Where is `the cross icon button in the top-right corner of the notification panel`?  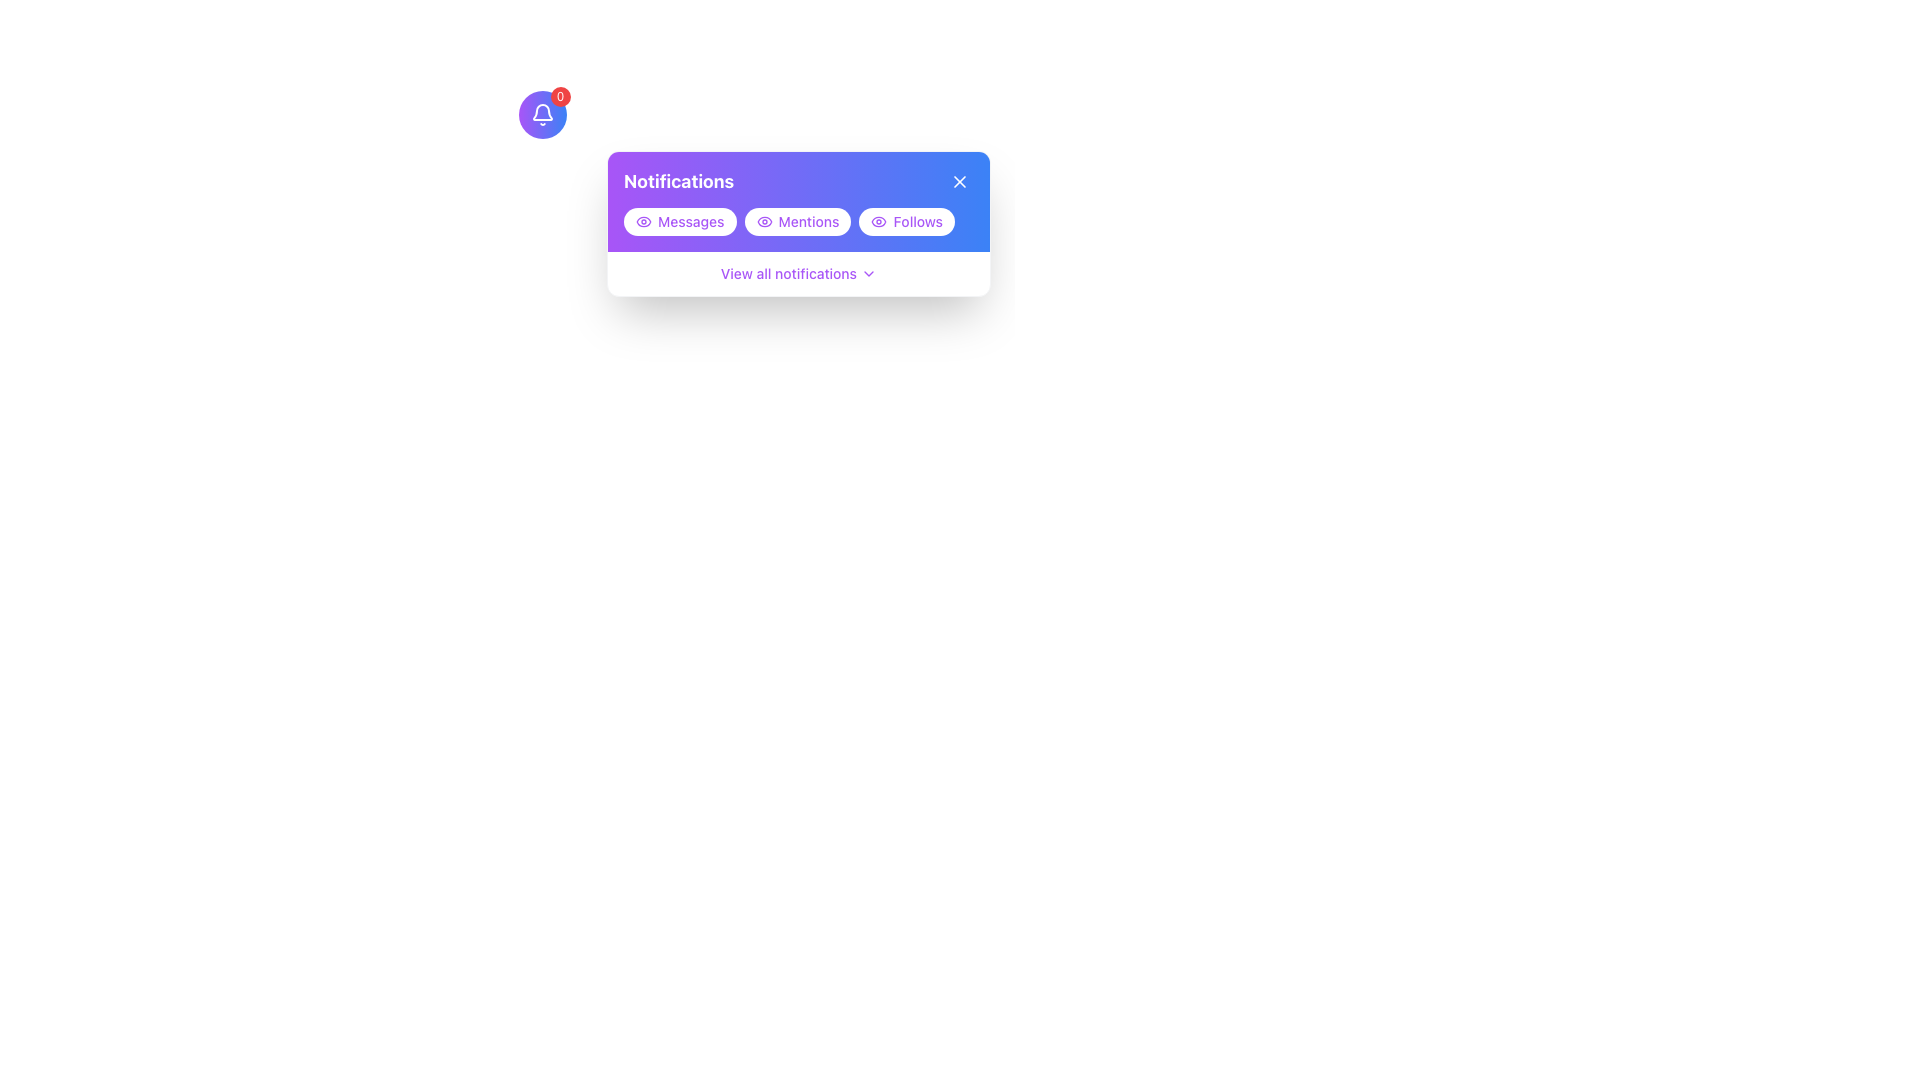 the cross icon button in the top-right corner of the notification panel is located at coordinates (960, 181).